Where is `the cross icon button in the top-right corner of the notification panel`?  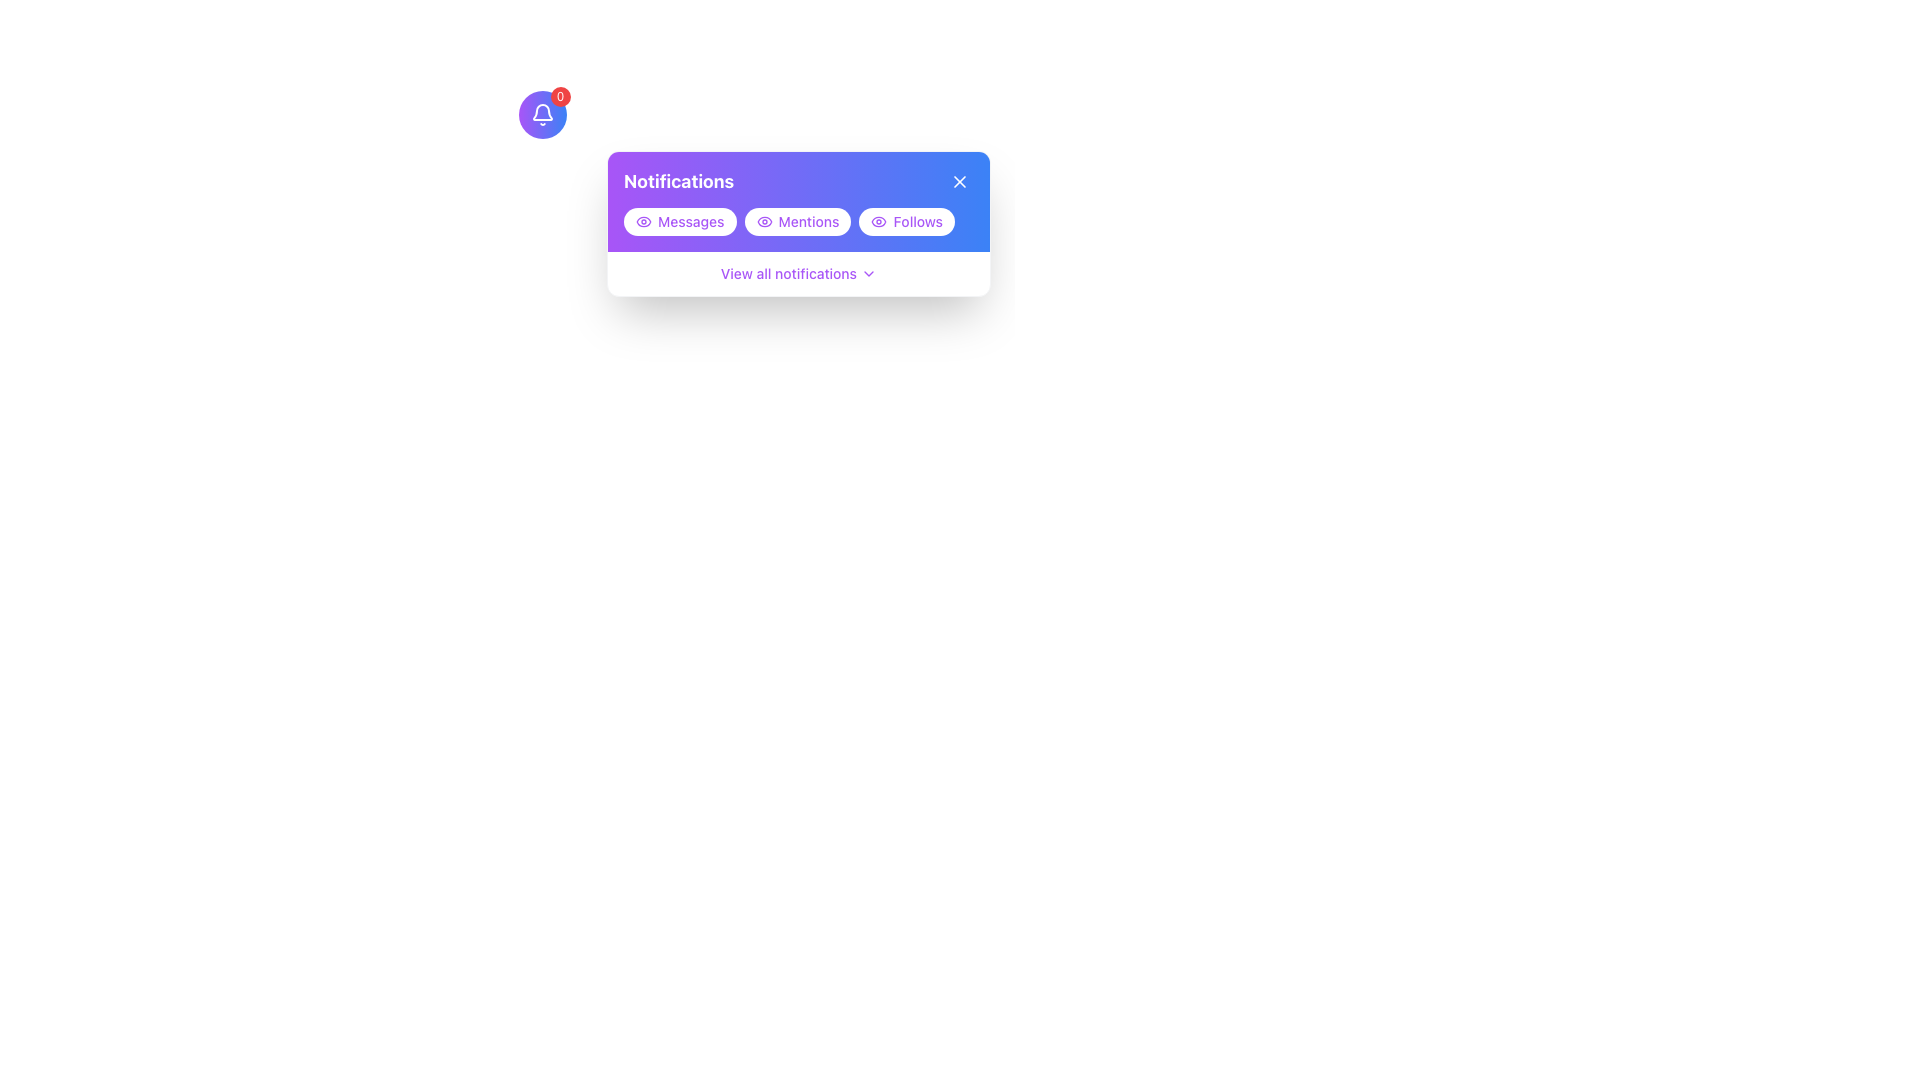 the cross icon button in the top-right corner of the notification panel is located at coordinates (960, 181).